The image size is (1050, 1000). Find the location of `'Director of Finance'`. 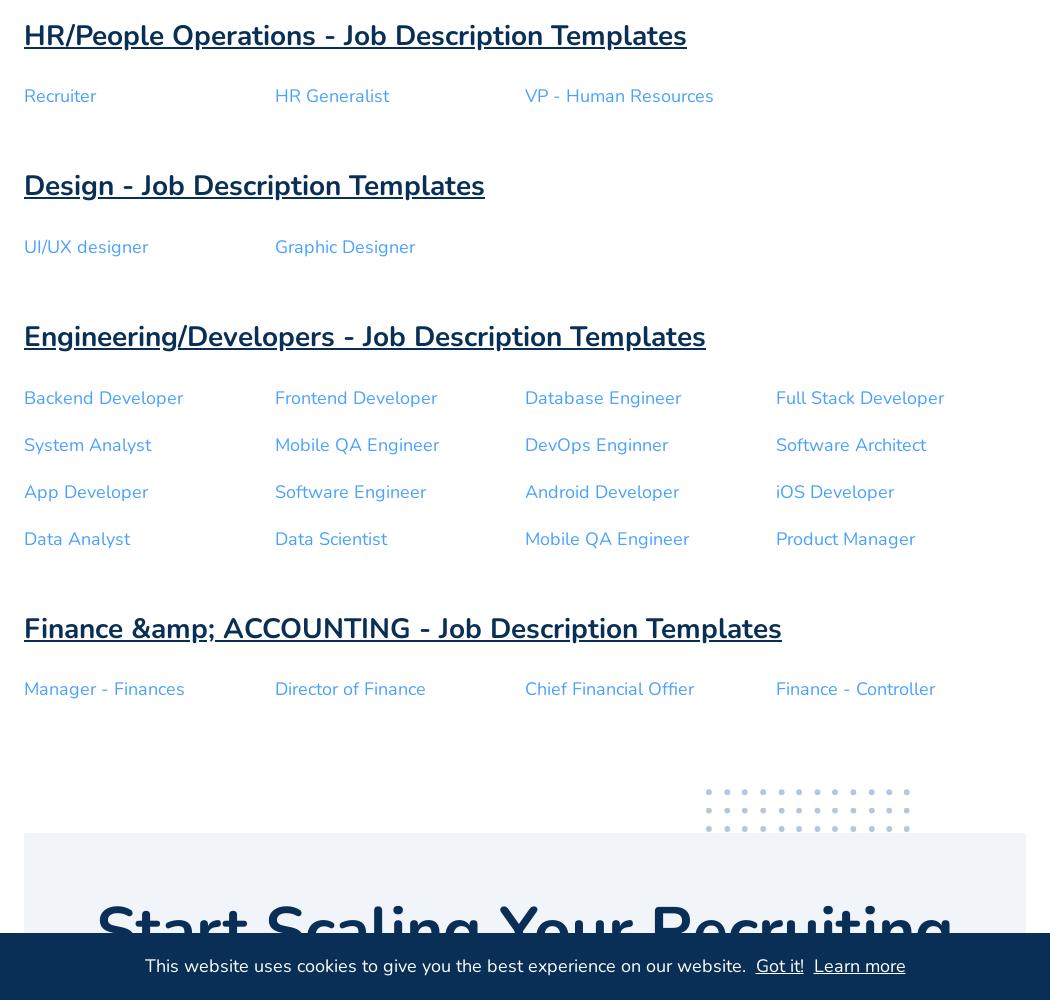

'Director of Finance' is located at coordinates (348, 688).